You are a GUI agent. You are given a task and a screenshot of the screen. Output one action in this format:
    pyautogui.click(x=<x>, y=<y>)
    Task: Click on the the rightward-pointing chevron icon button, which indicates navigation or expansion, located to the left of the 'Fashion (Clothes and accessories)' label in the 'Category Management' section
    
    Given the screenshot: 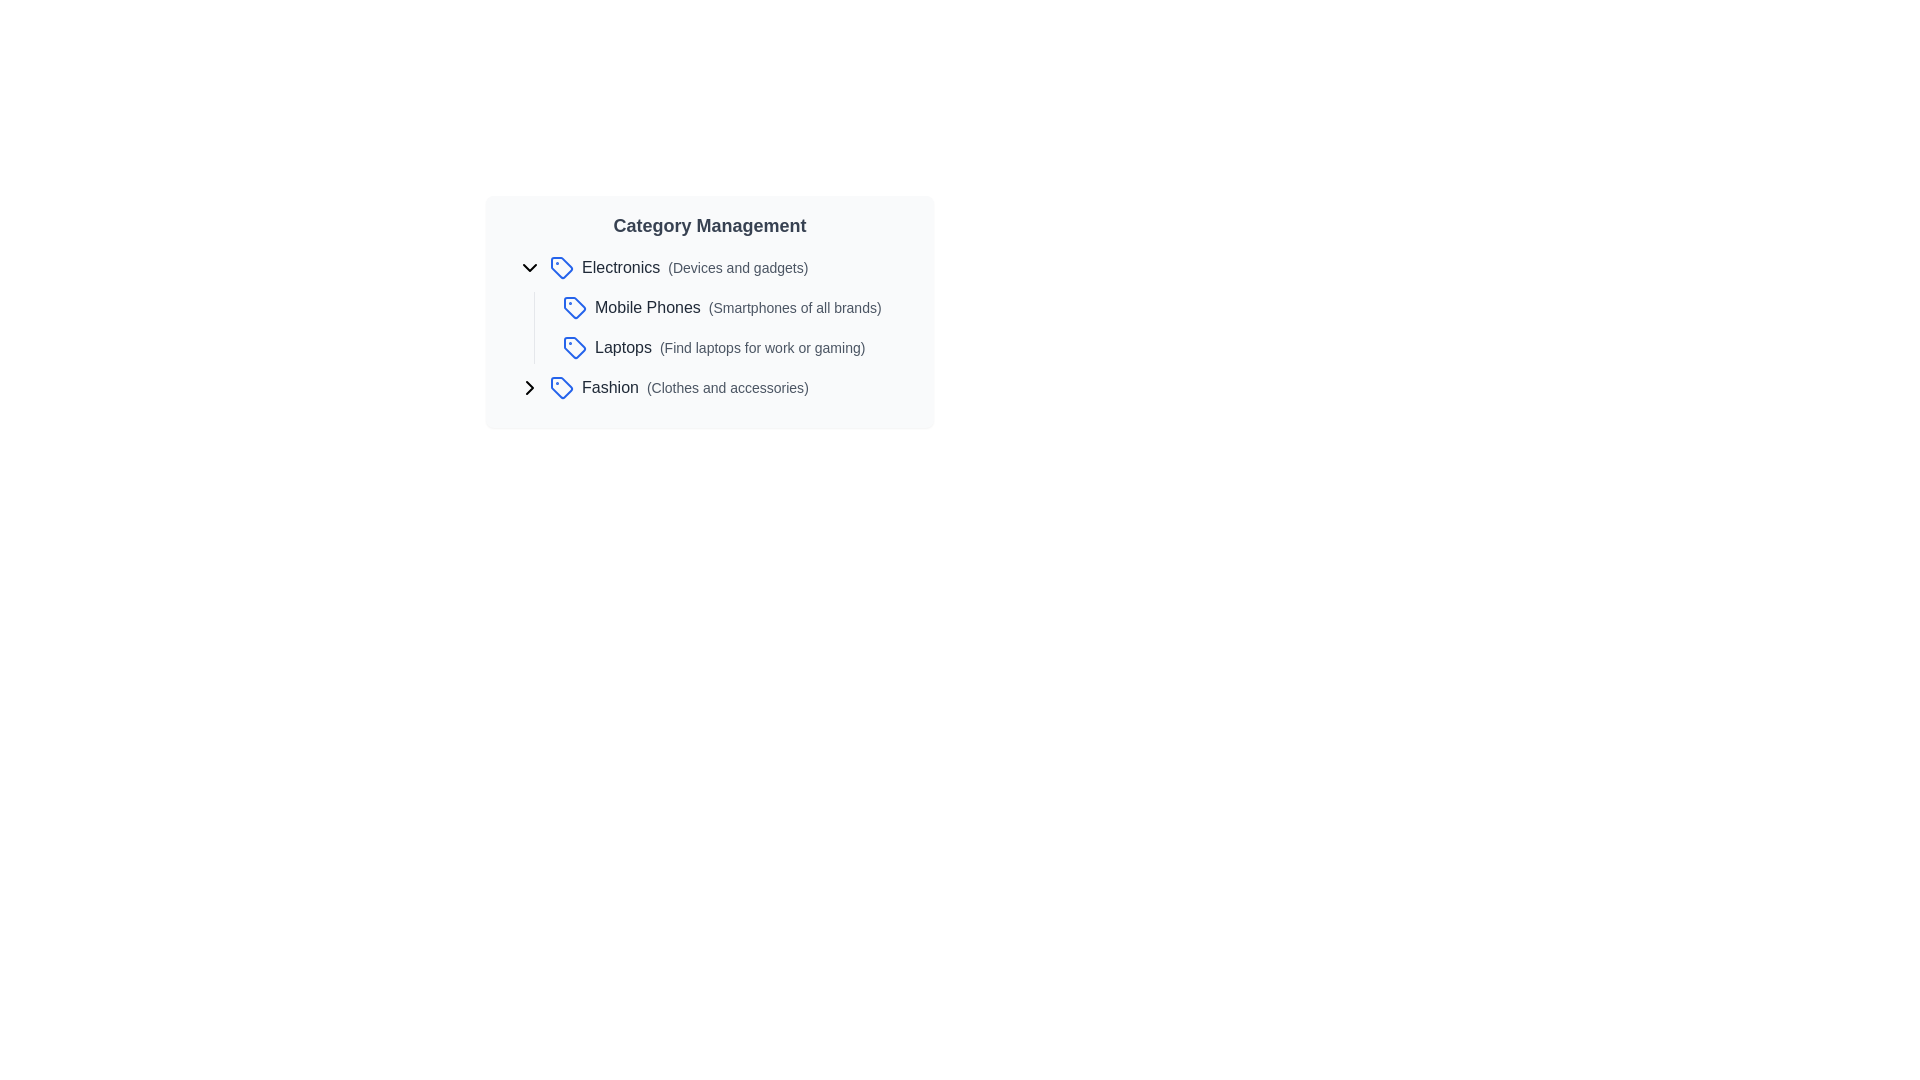 What is the action you would take?
    pyautogui.click(x=529, y=388)
    